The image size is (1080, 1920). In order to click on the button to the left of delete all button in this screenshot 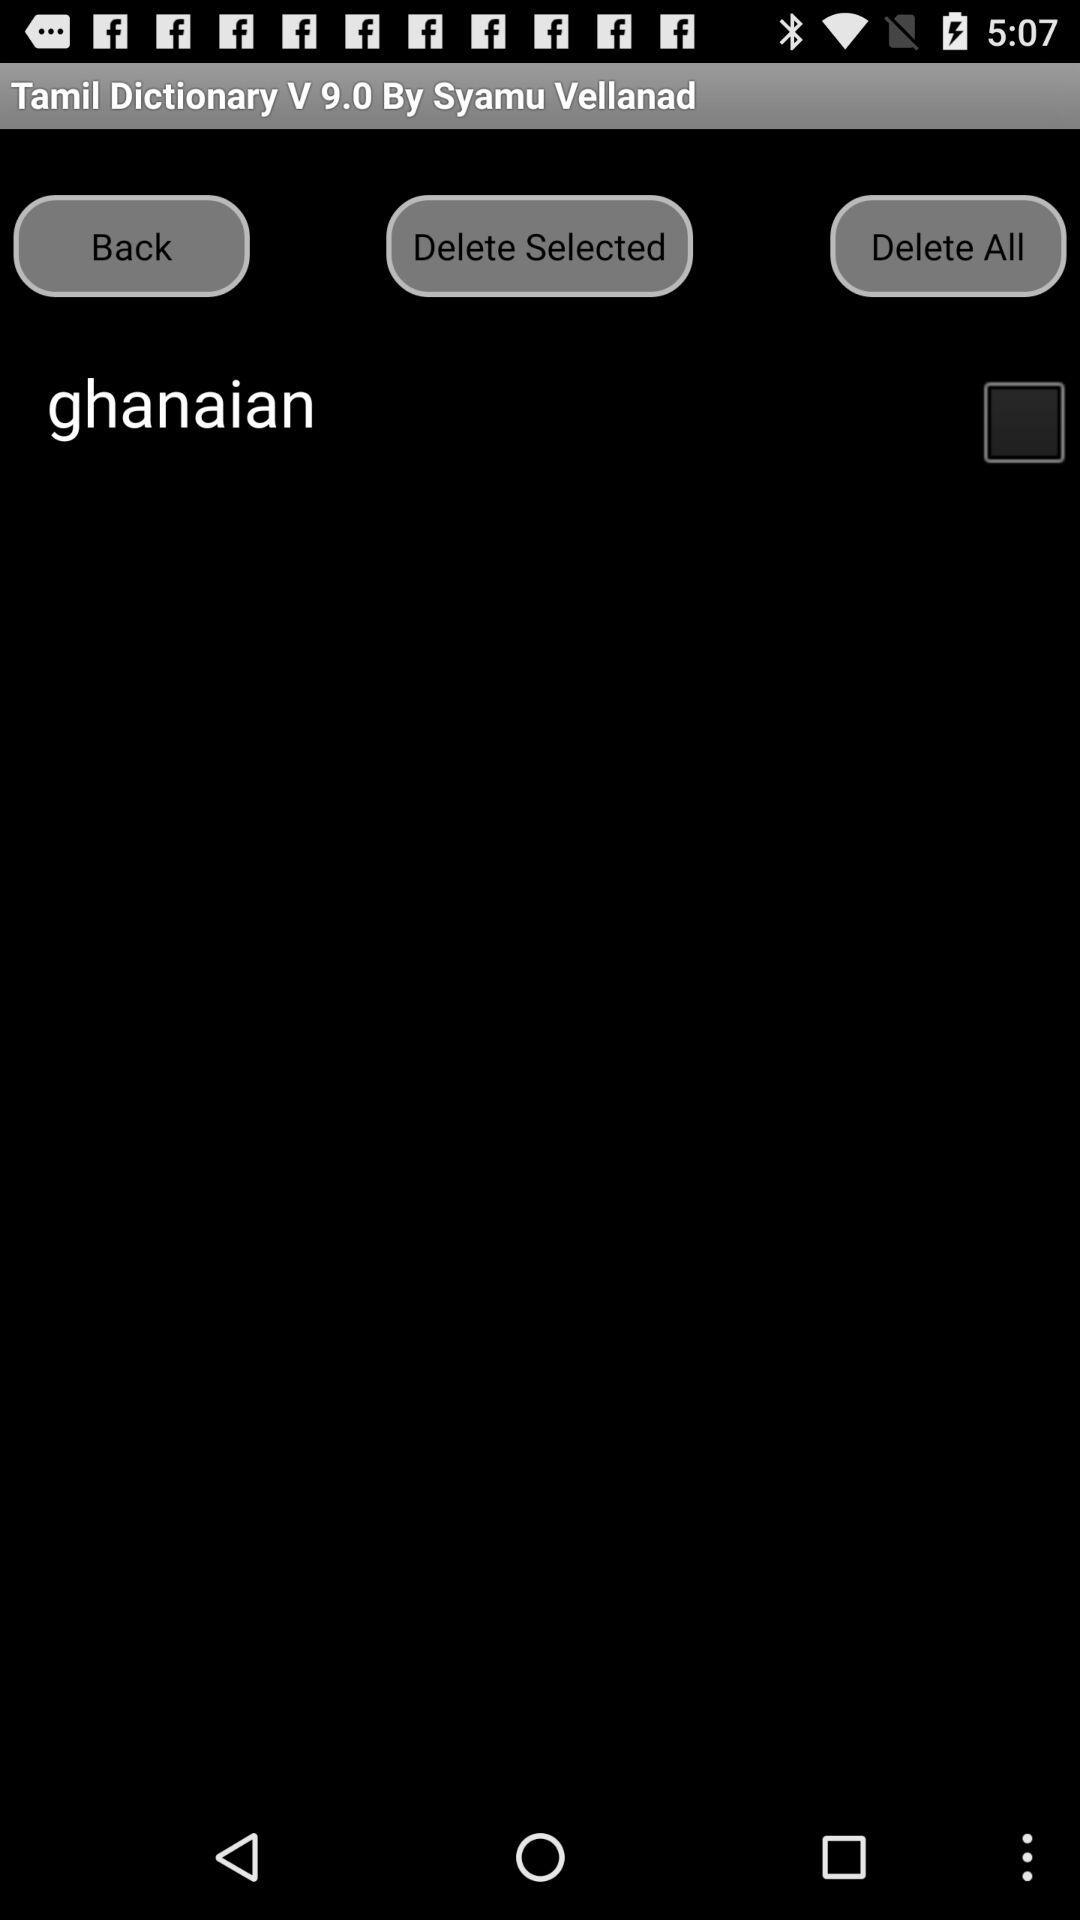, I will do `click(538, 244)`.